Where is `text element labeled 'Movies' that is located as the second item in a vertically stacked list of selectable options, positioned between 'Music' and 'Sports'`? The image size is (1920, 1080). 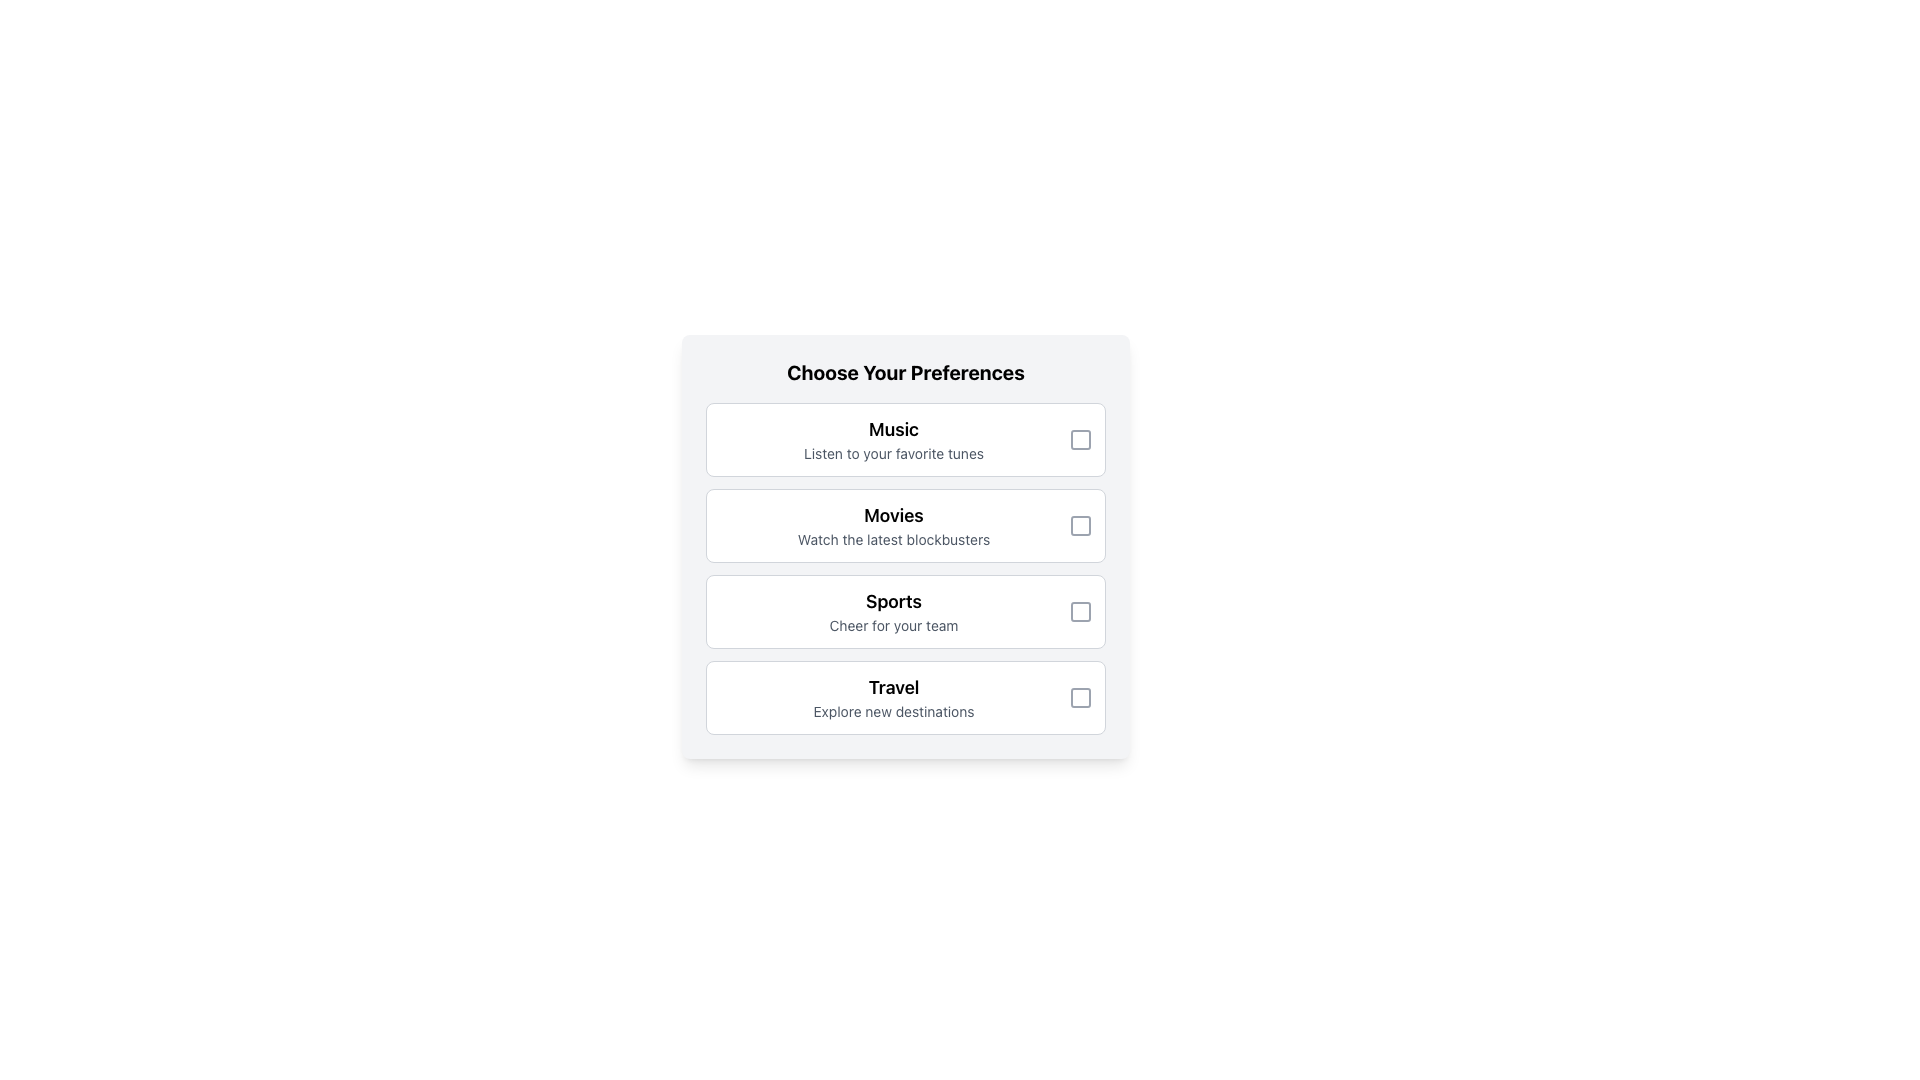
text element labeled 'Movies' that is located as the second item in a vertically stacked list of selectable options, positioned between 'Music' and 'Sports' is located at coordinates (892, 524).